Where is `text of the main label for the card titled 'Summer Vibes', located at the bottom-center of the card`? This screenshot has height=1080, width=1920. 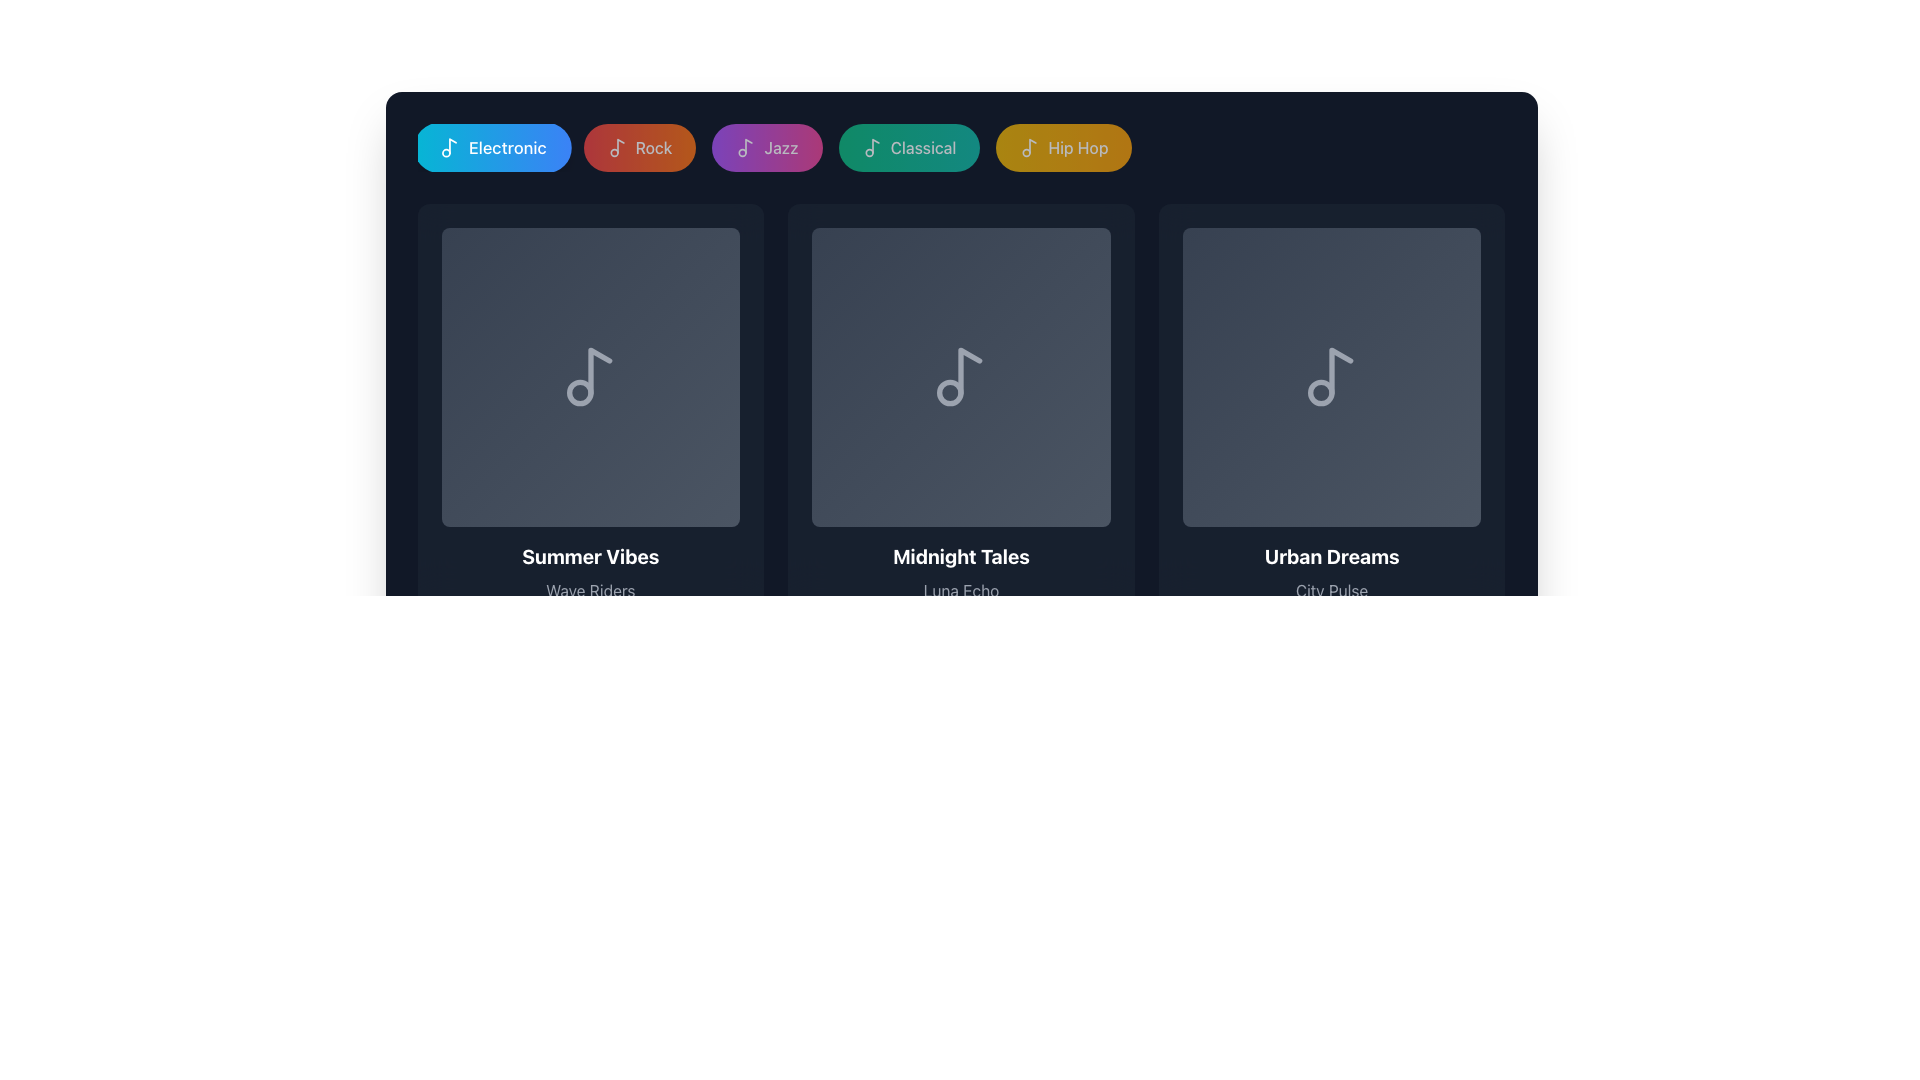 text of the main label for the card titled 'Summer Vibes', located at the bottom-center of the card is located at coordinates (589, 556).